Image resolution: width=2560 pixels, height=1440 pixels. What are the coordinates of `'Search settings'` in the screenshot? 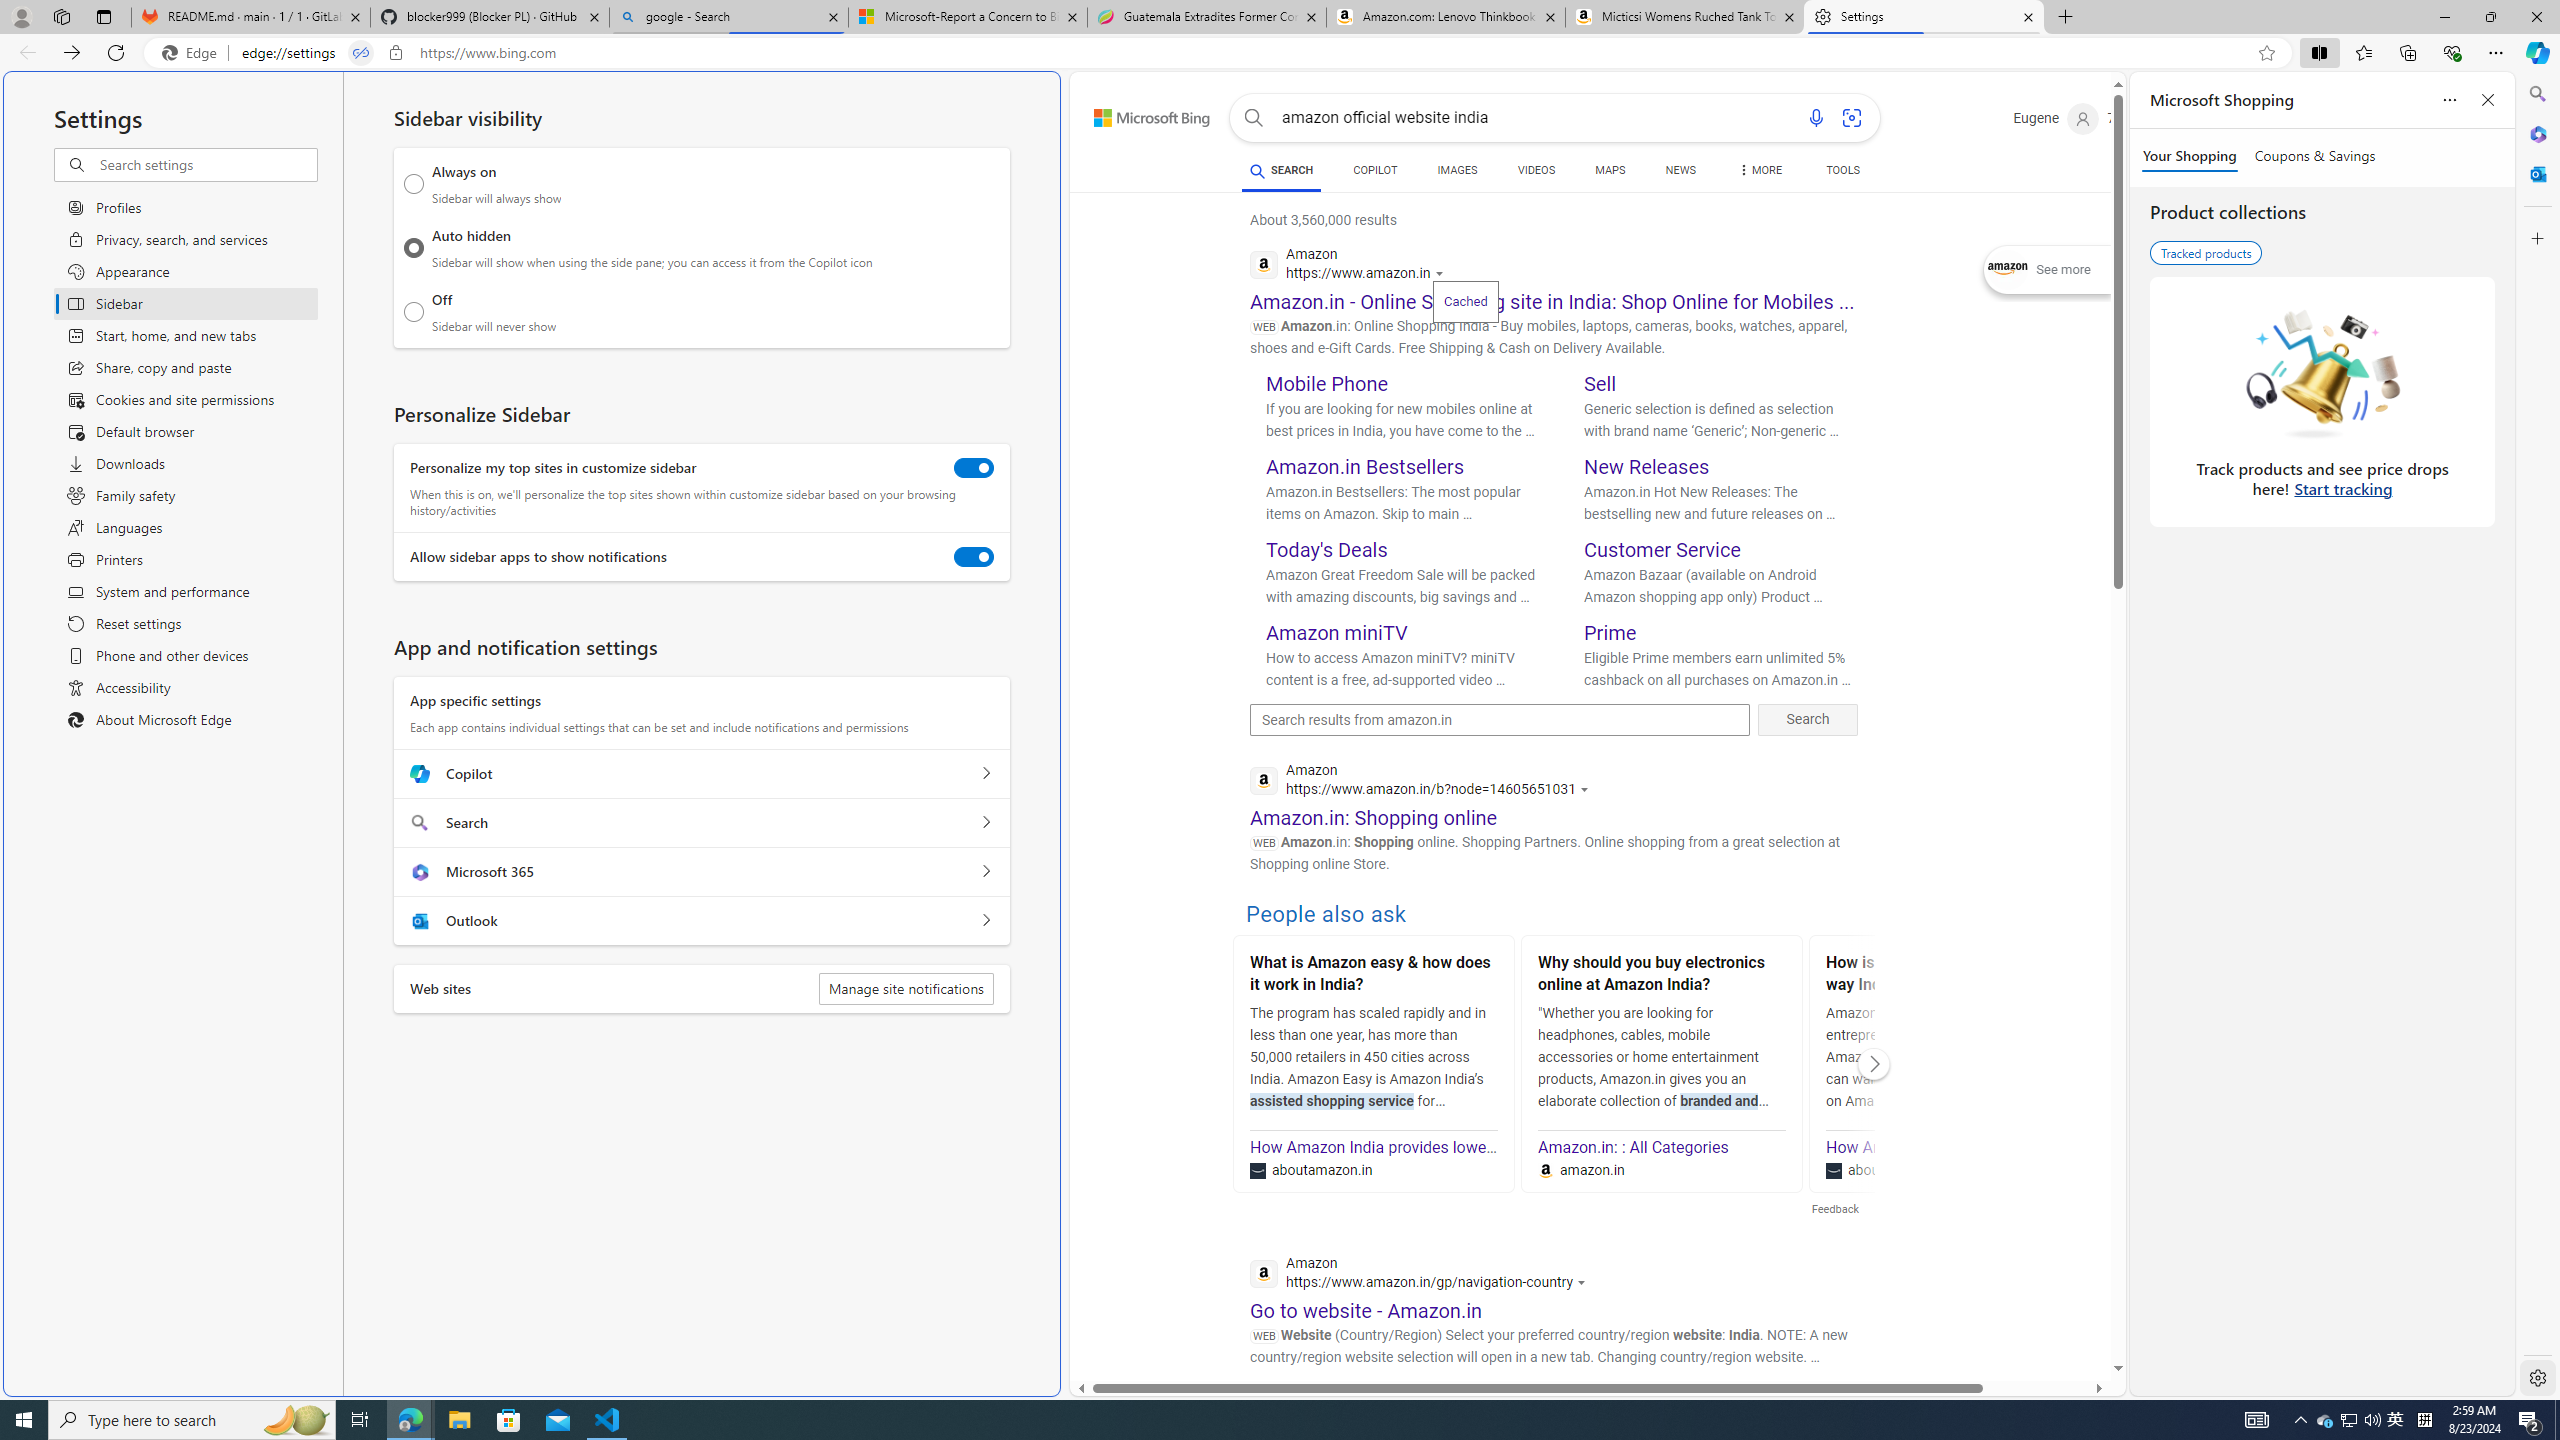 It's located at (207, 164).